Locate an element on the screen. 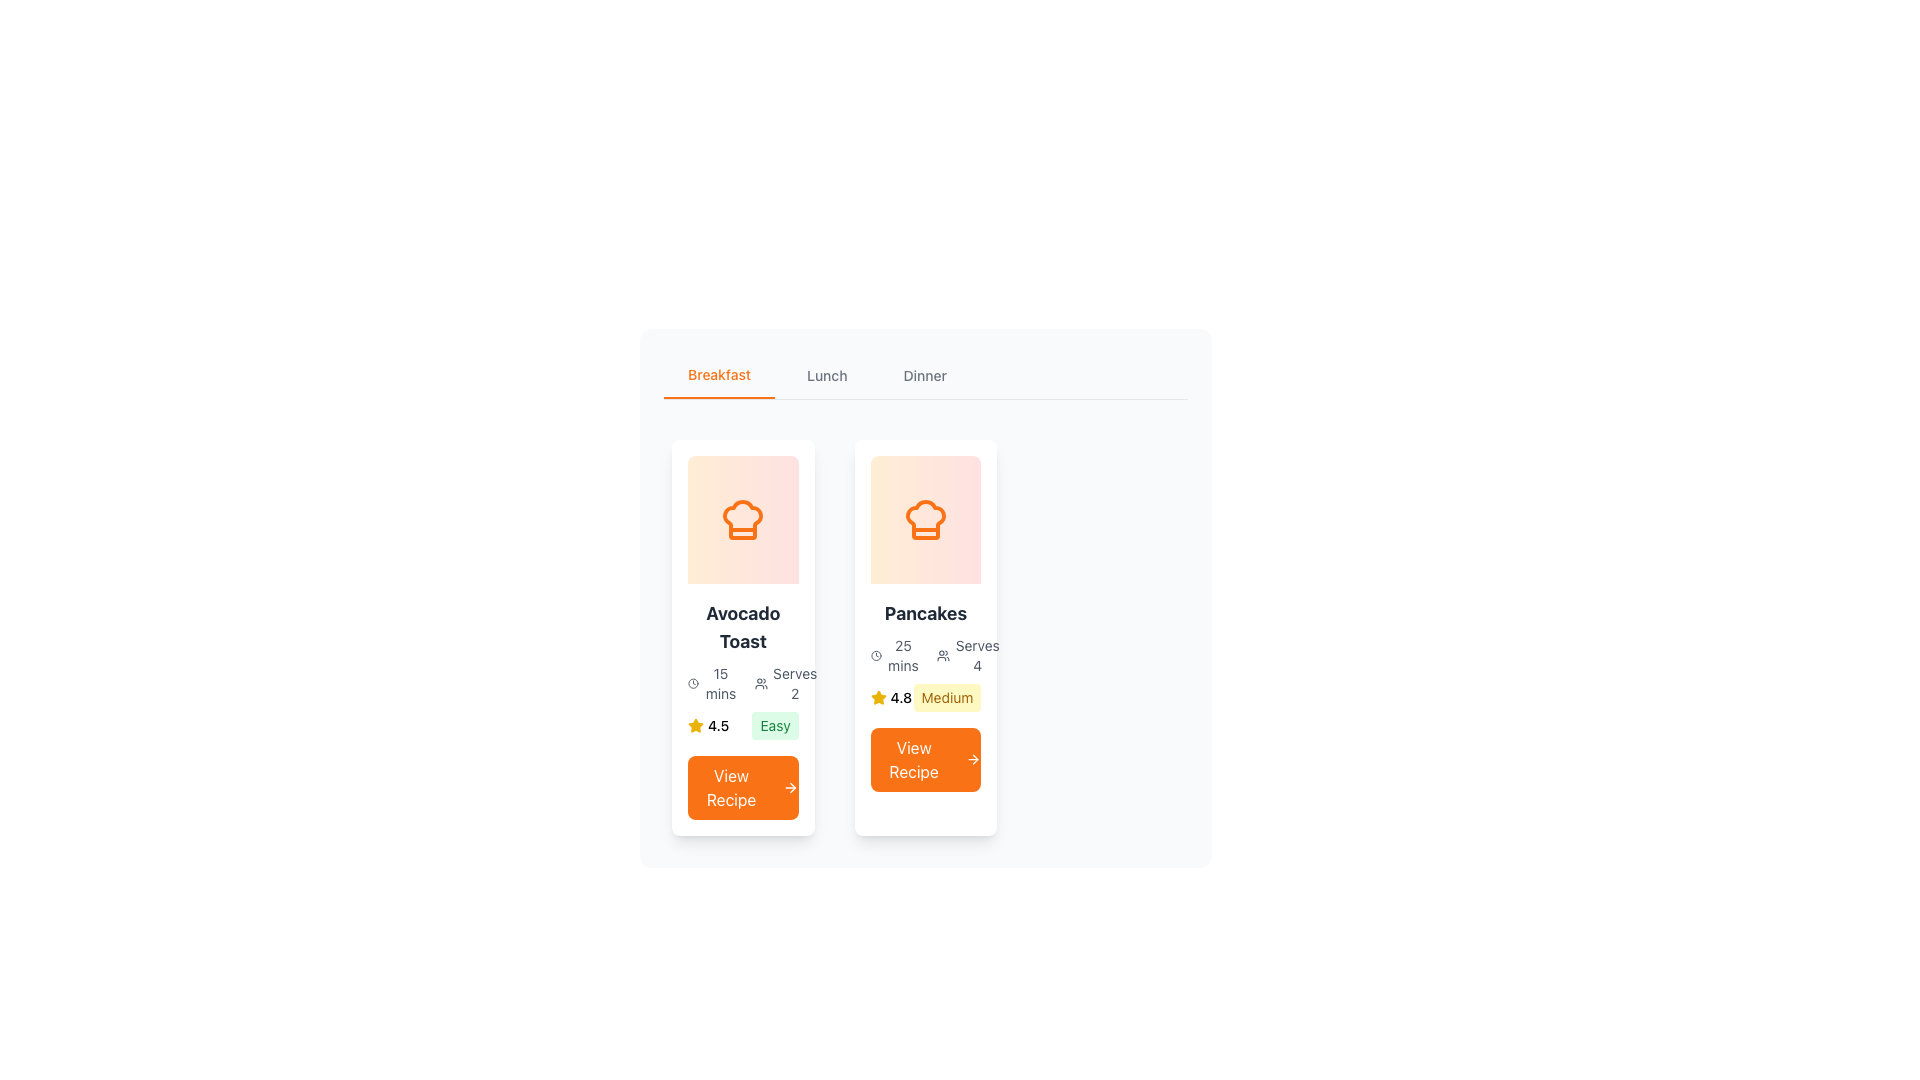 This screenshot has width=1920, height=1080. star icon with a yellow fill and black outline located in the 'Pancakes' card, positioned below the rating text and above the difficulty label is located at coordinates (696, 725).